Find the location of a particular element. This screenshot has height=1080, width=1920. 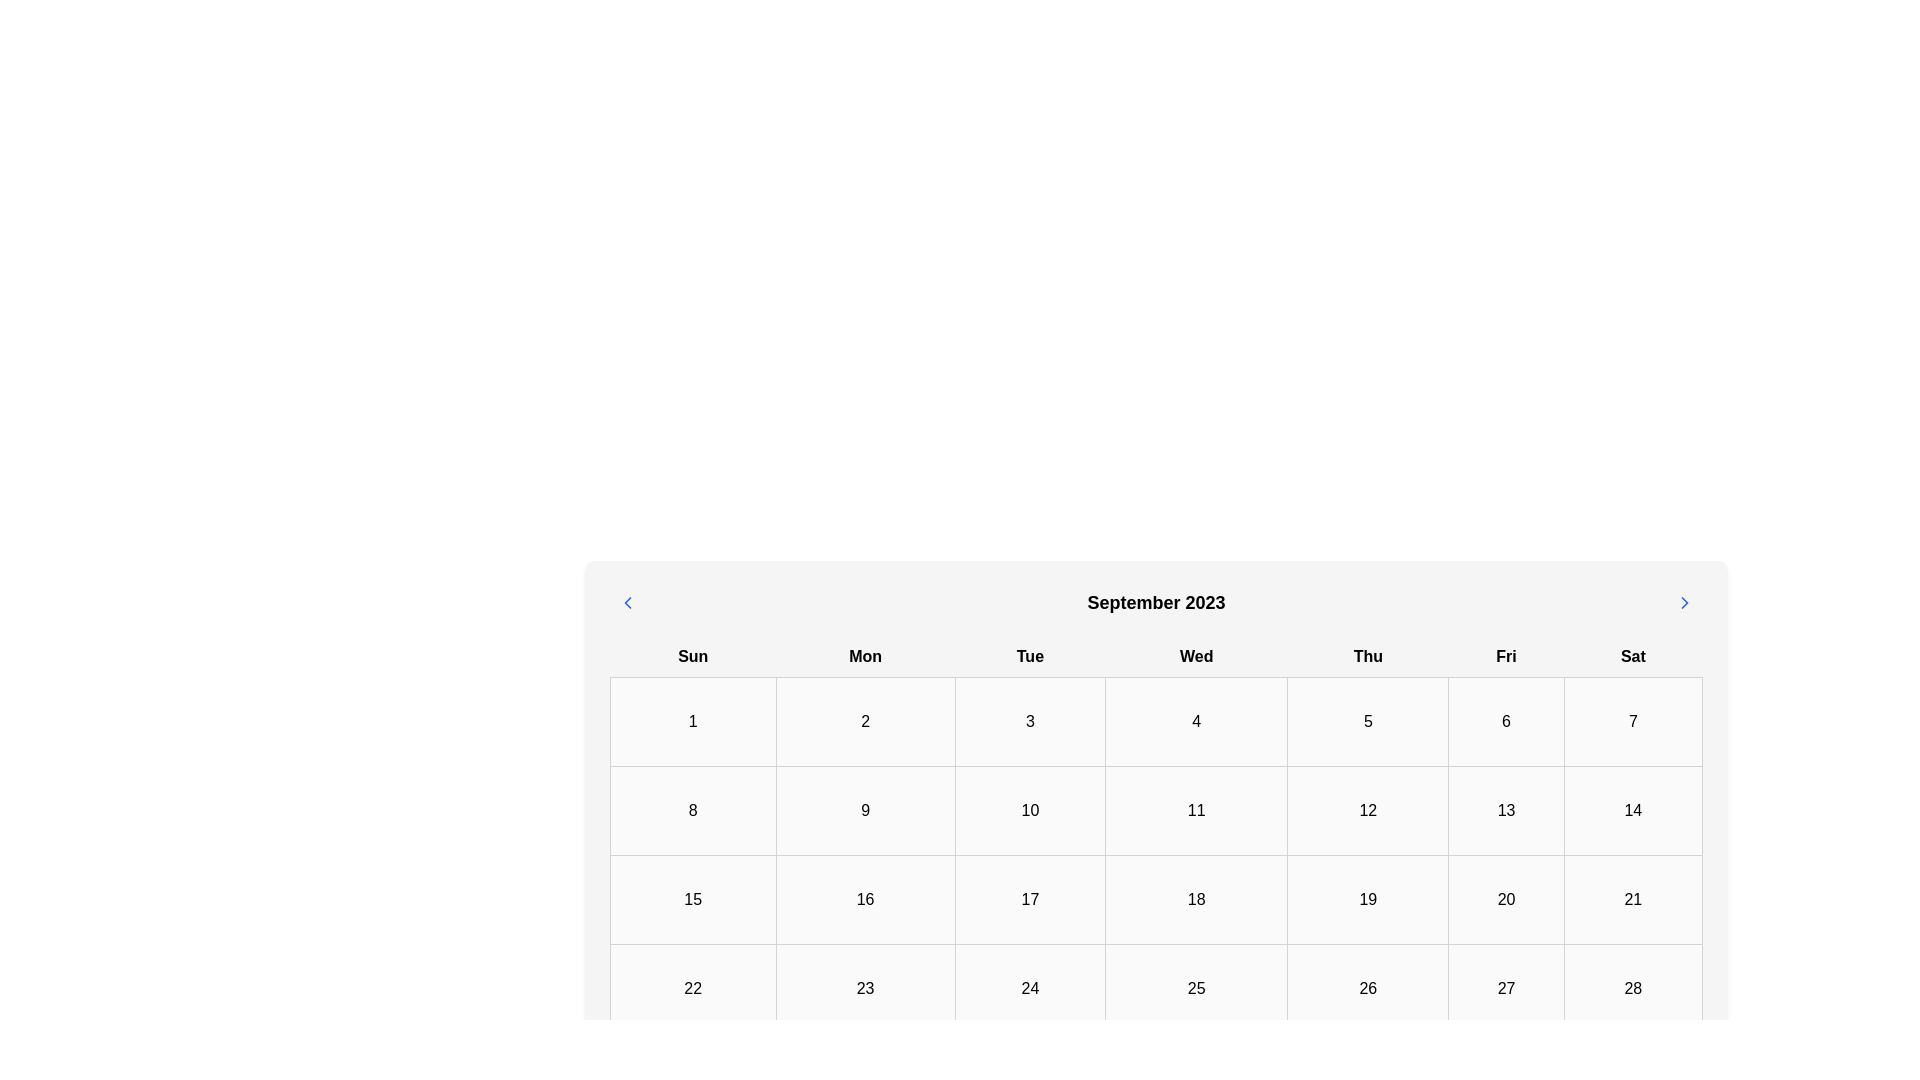

the calendar date cell representing the 17th of September 2023 is located at coordinates (1030, 898).